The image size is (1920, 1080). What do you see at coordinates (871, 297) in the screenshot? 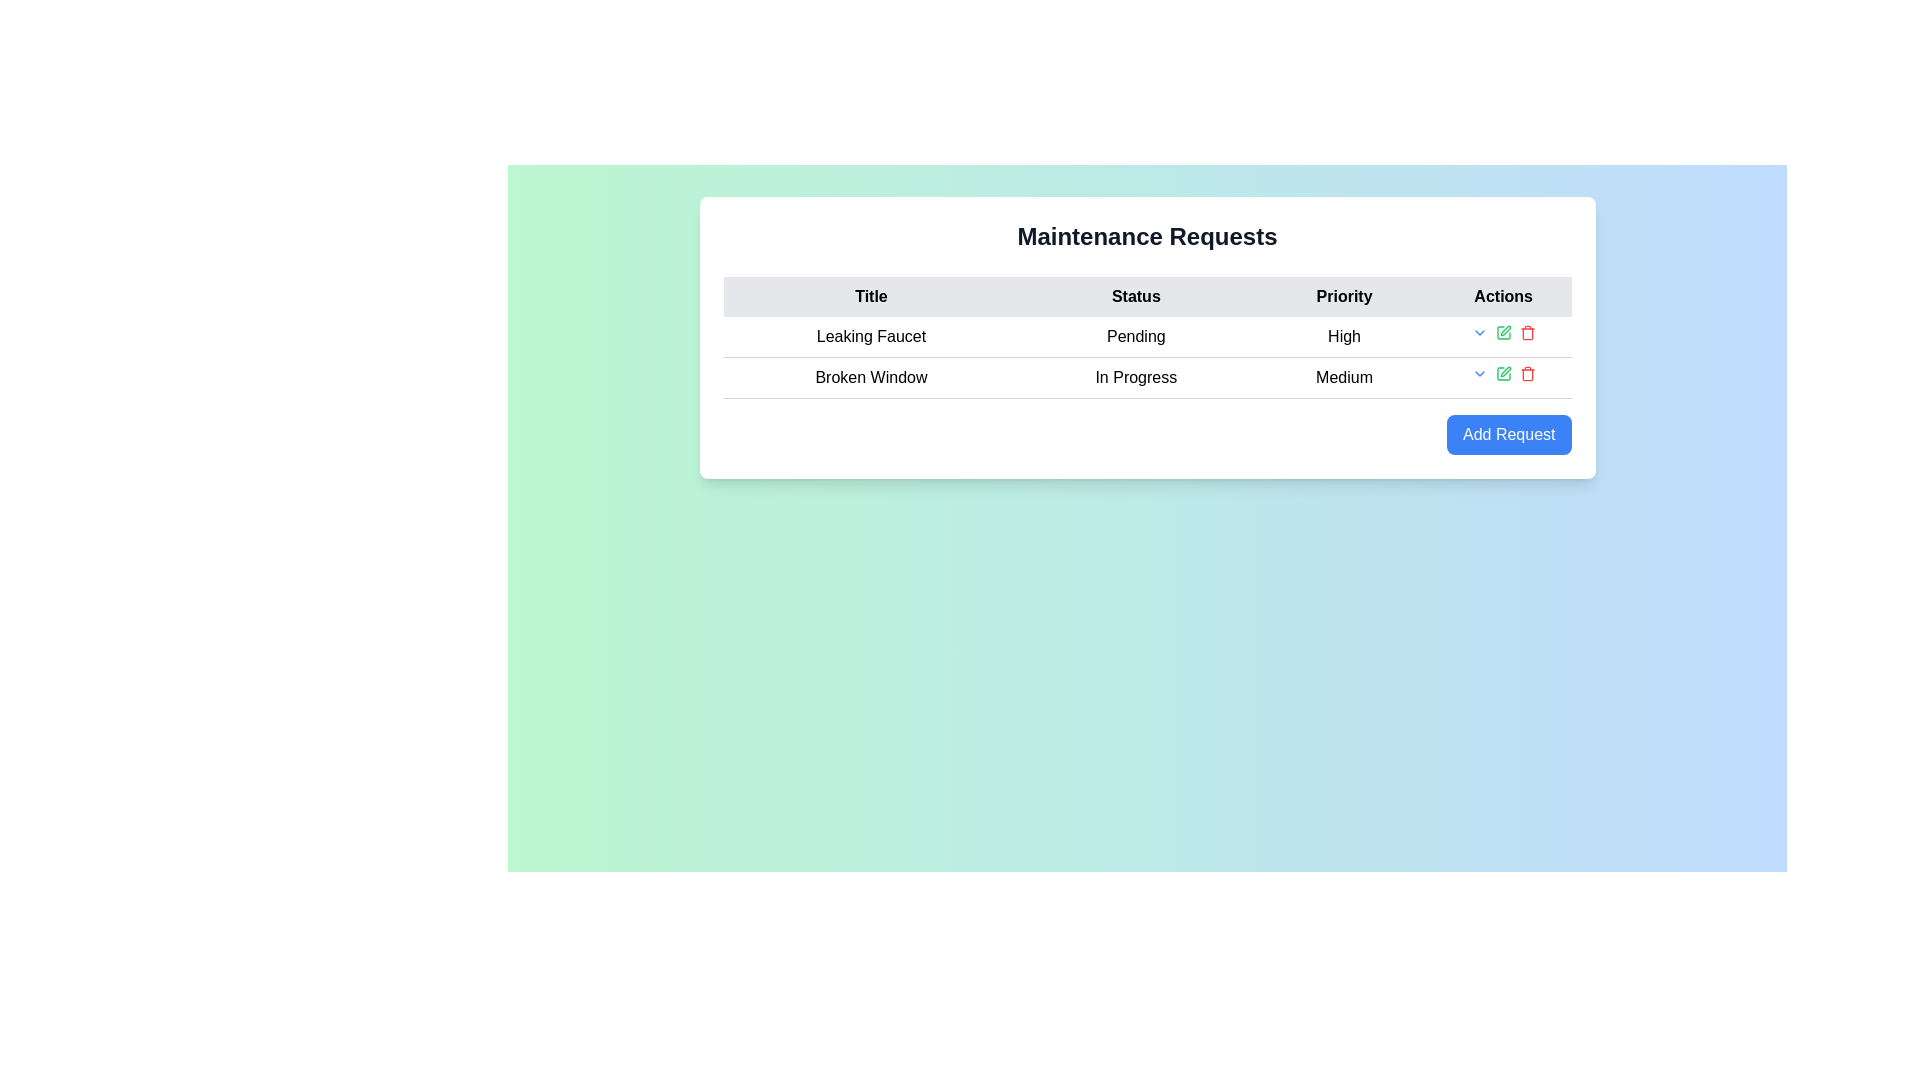
I see `the 'Title' text label, which is the first header column in the table indicating the content category of the first column` at bounding box center [871, 297].